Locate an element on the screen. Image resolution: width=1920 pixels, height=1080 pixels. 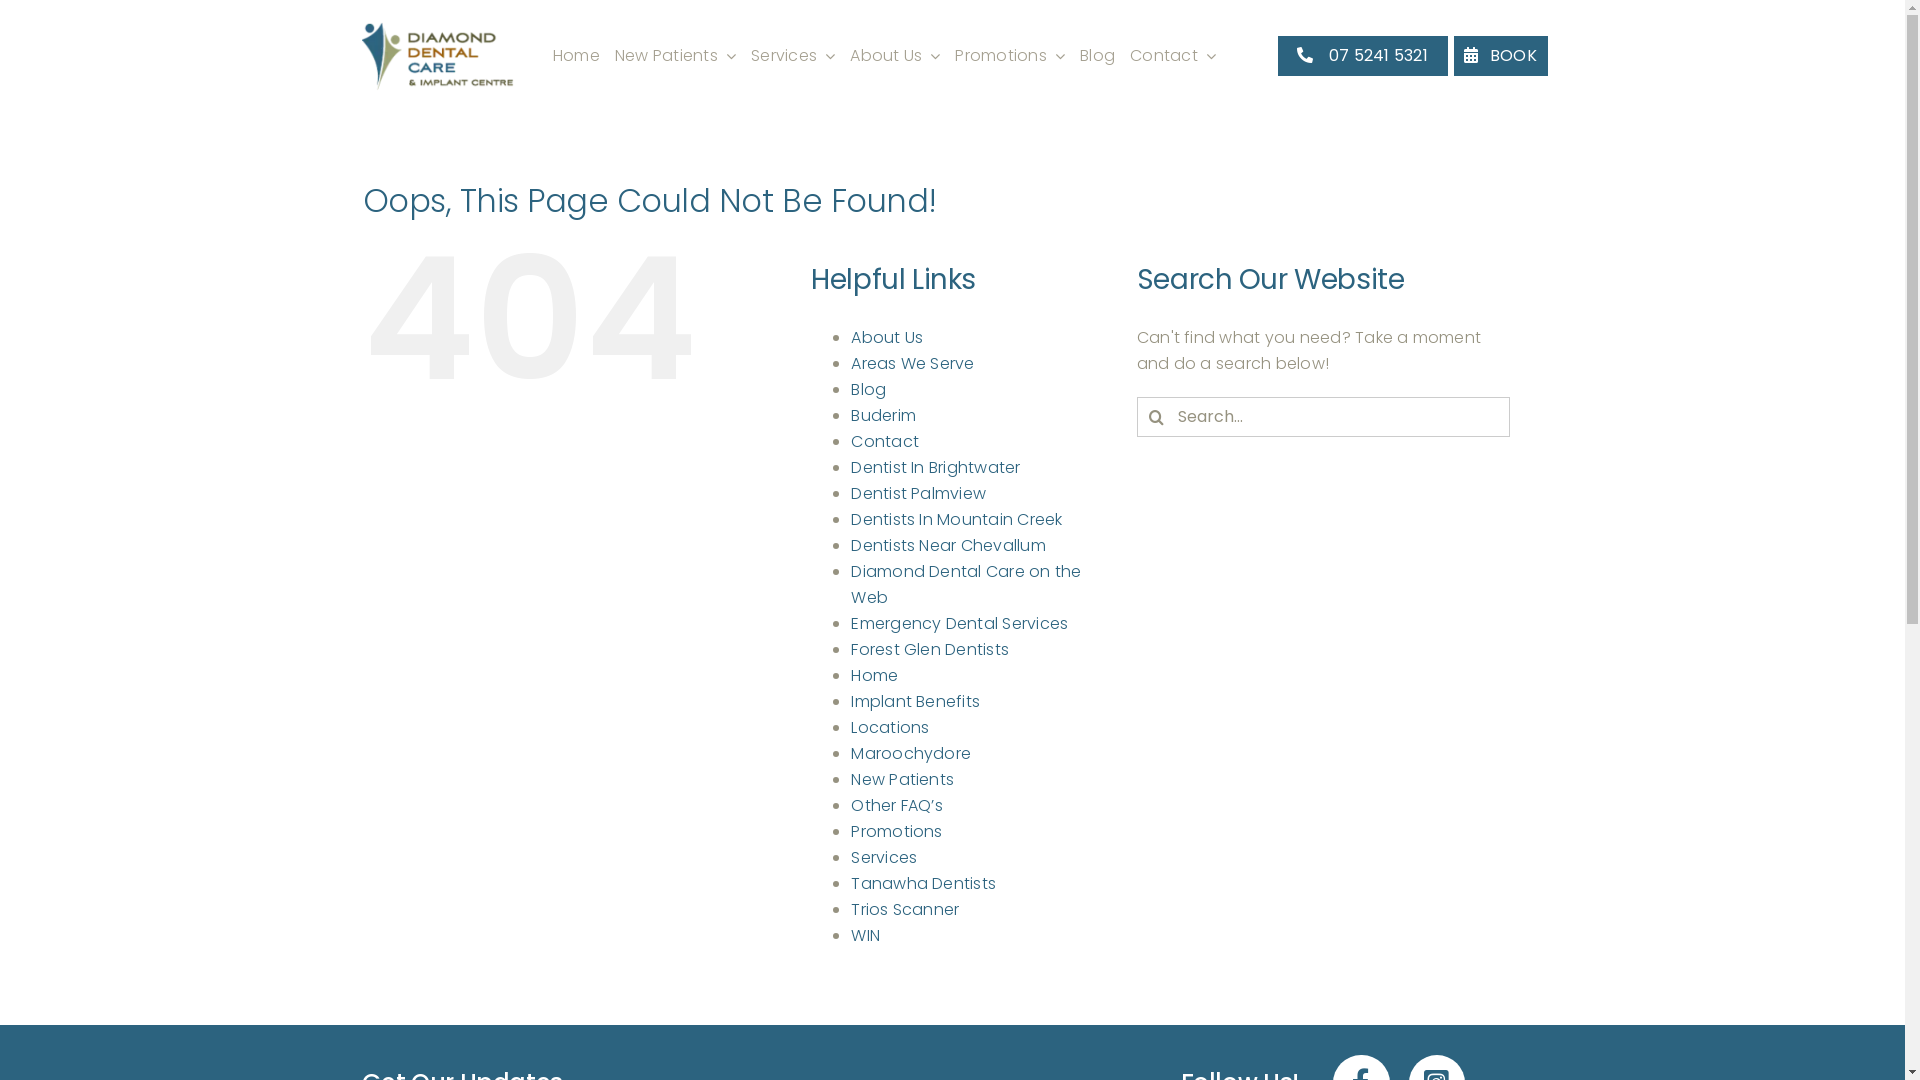
'Home' is located at coordinates (575, 55).